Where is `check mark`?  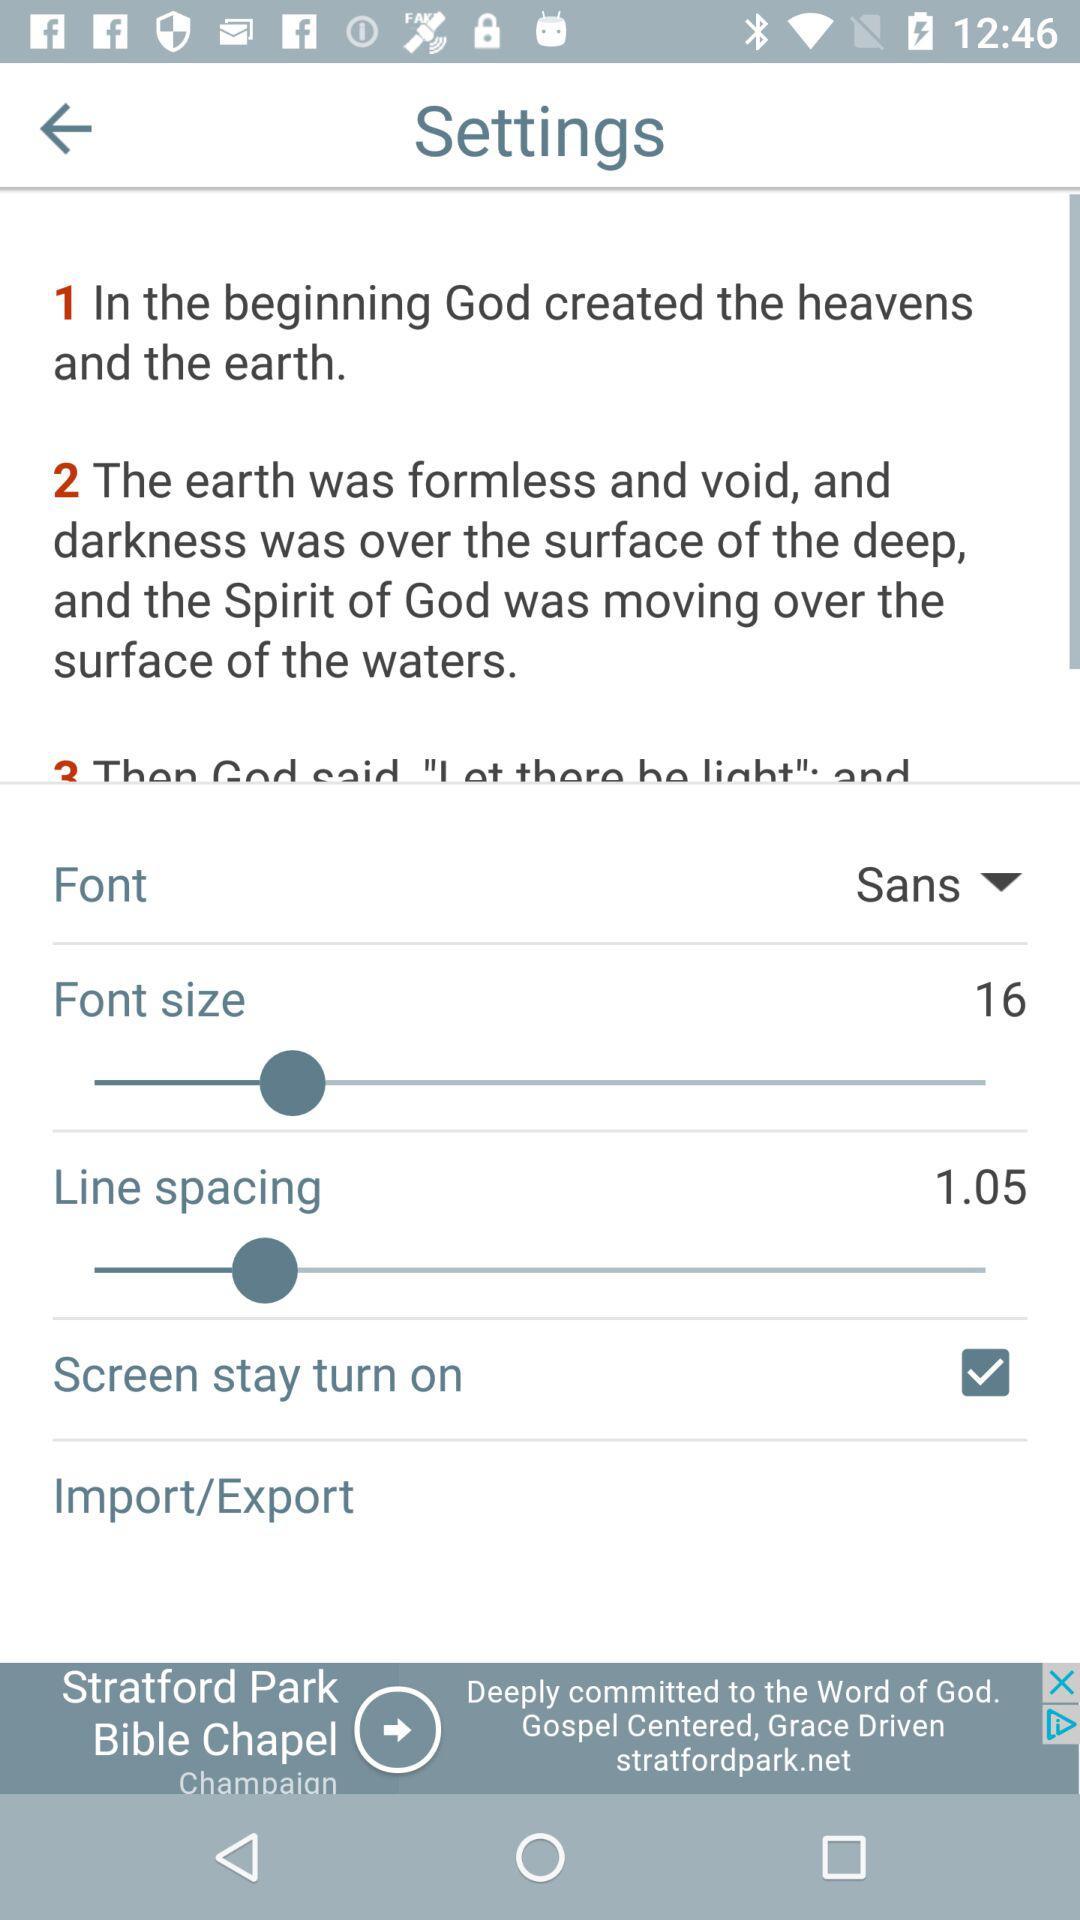 check mark is located at coordinates (984, 1371).